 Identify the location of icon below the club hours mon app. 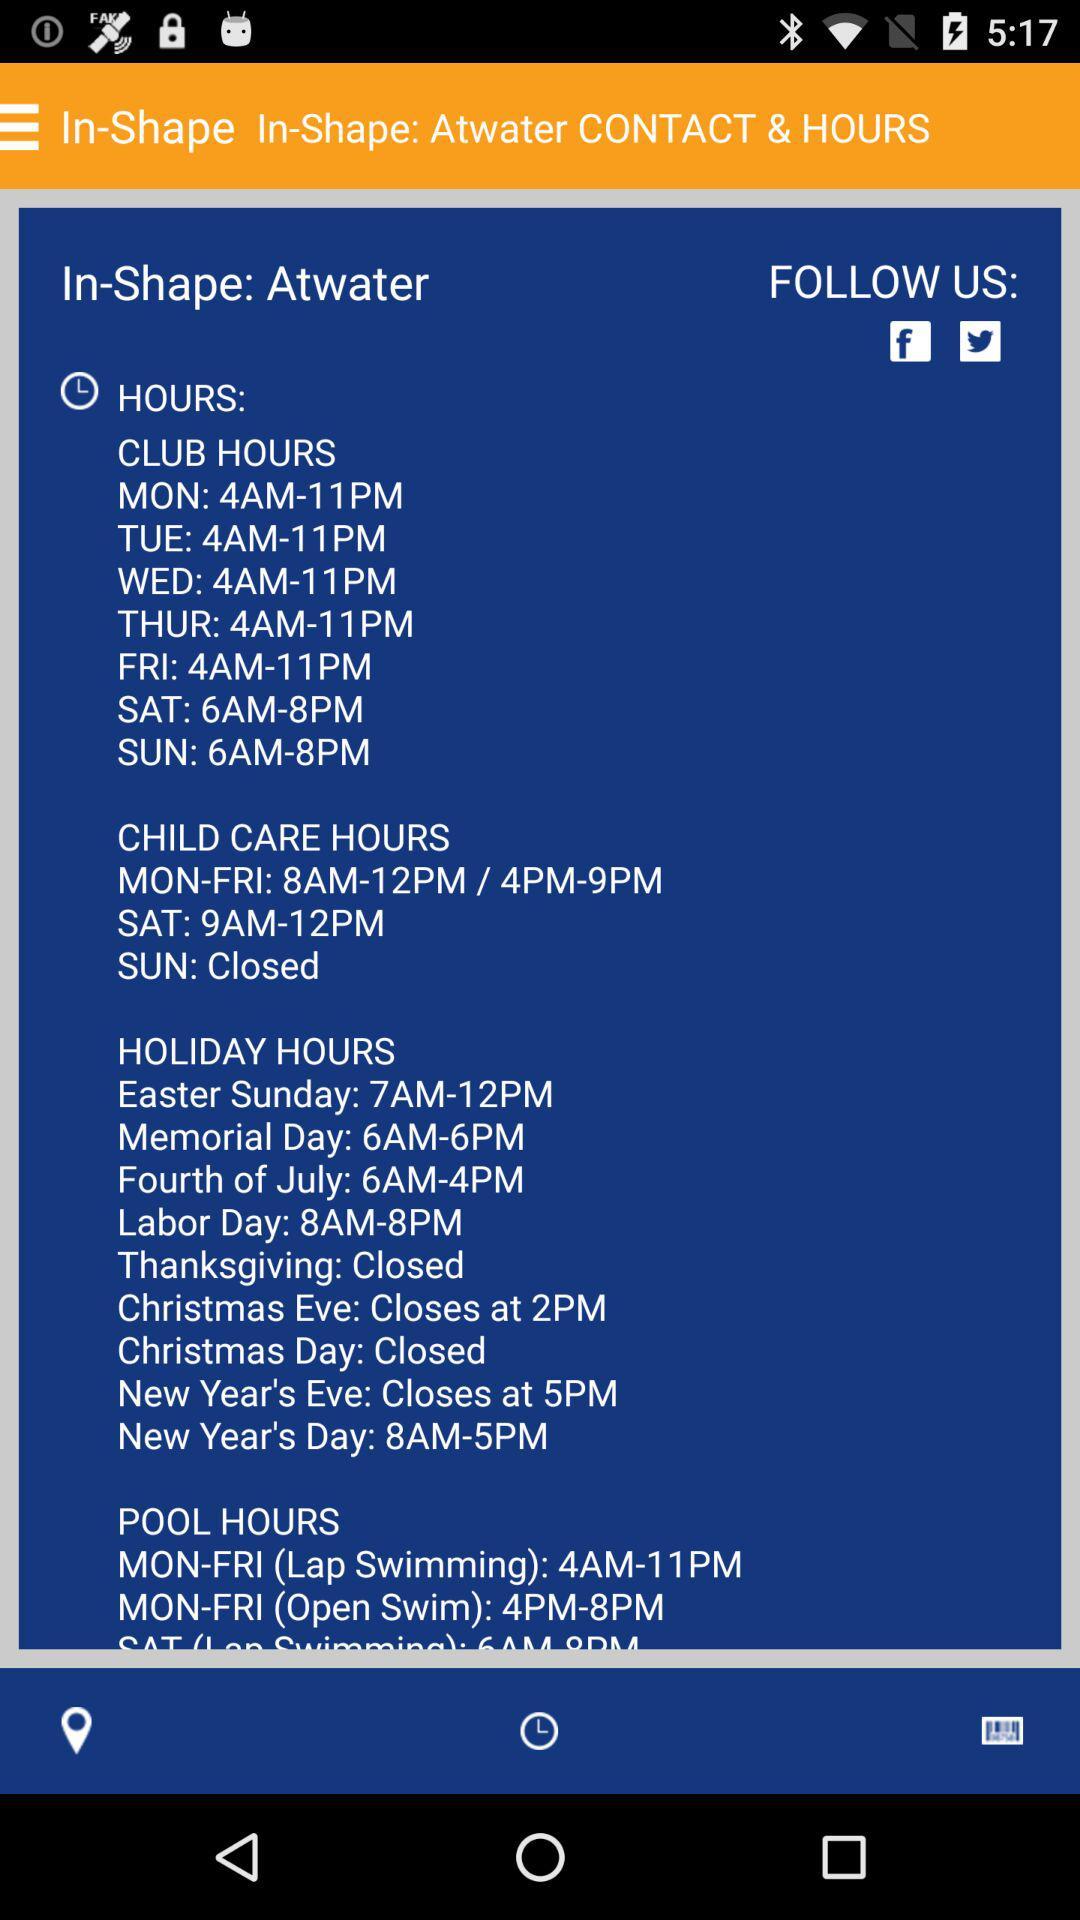
(75, 1730).